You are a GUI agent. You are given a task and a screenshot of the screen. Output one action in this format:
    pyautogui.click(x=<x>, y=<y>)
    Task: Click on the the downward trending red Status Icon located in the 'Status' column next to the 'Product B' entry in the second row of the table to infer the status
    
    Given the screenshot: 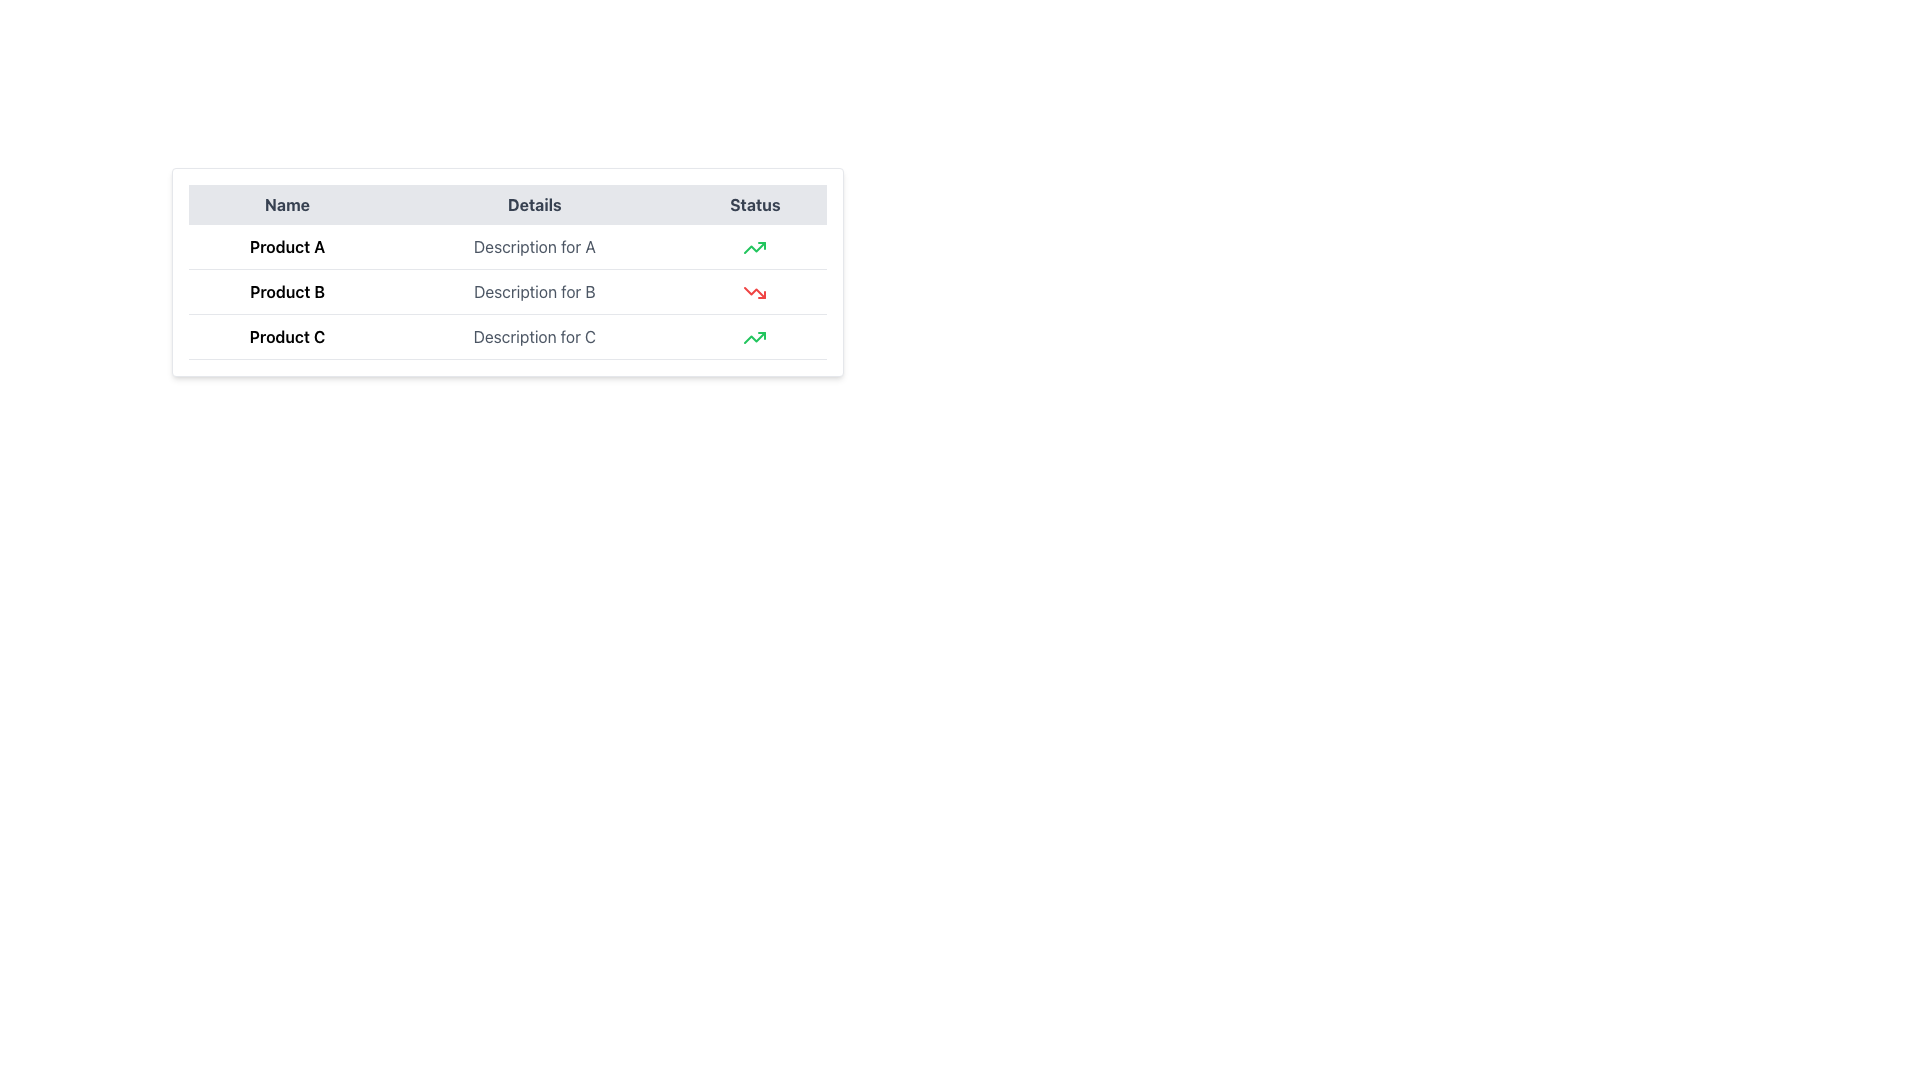 What is the action you would take?
    pyautogui.click(x=754, y=293)
    